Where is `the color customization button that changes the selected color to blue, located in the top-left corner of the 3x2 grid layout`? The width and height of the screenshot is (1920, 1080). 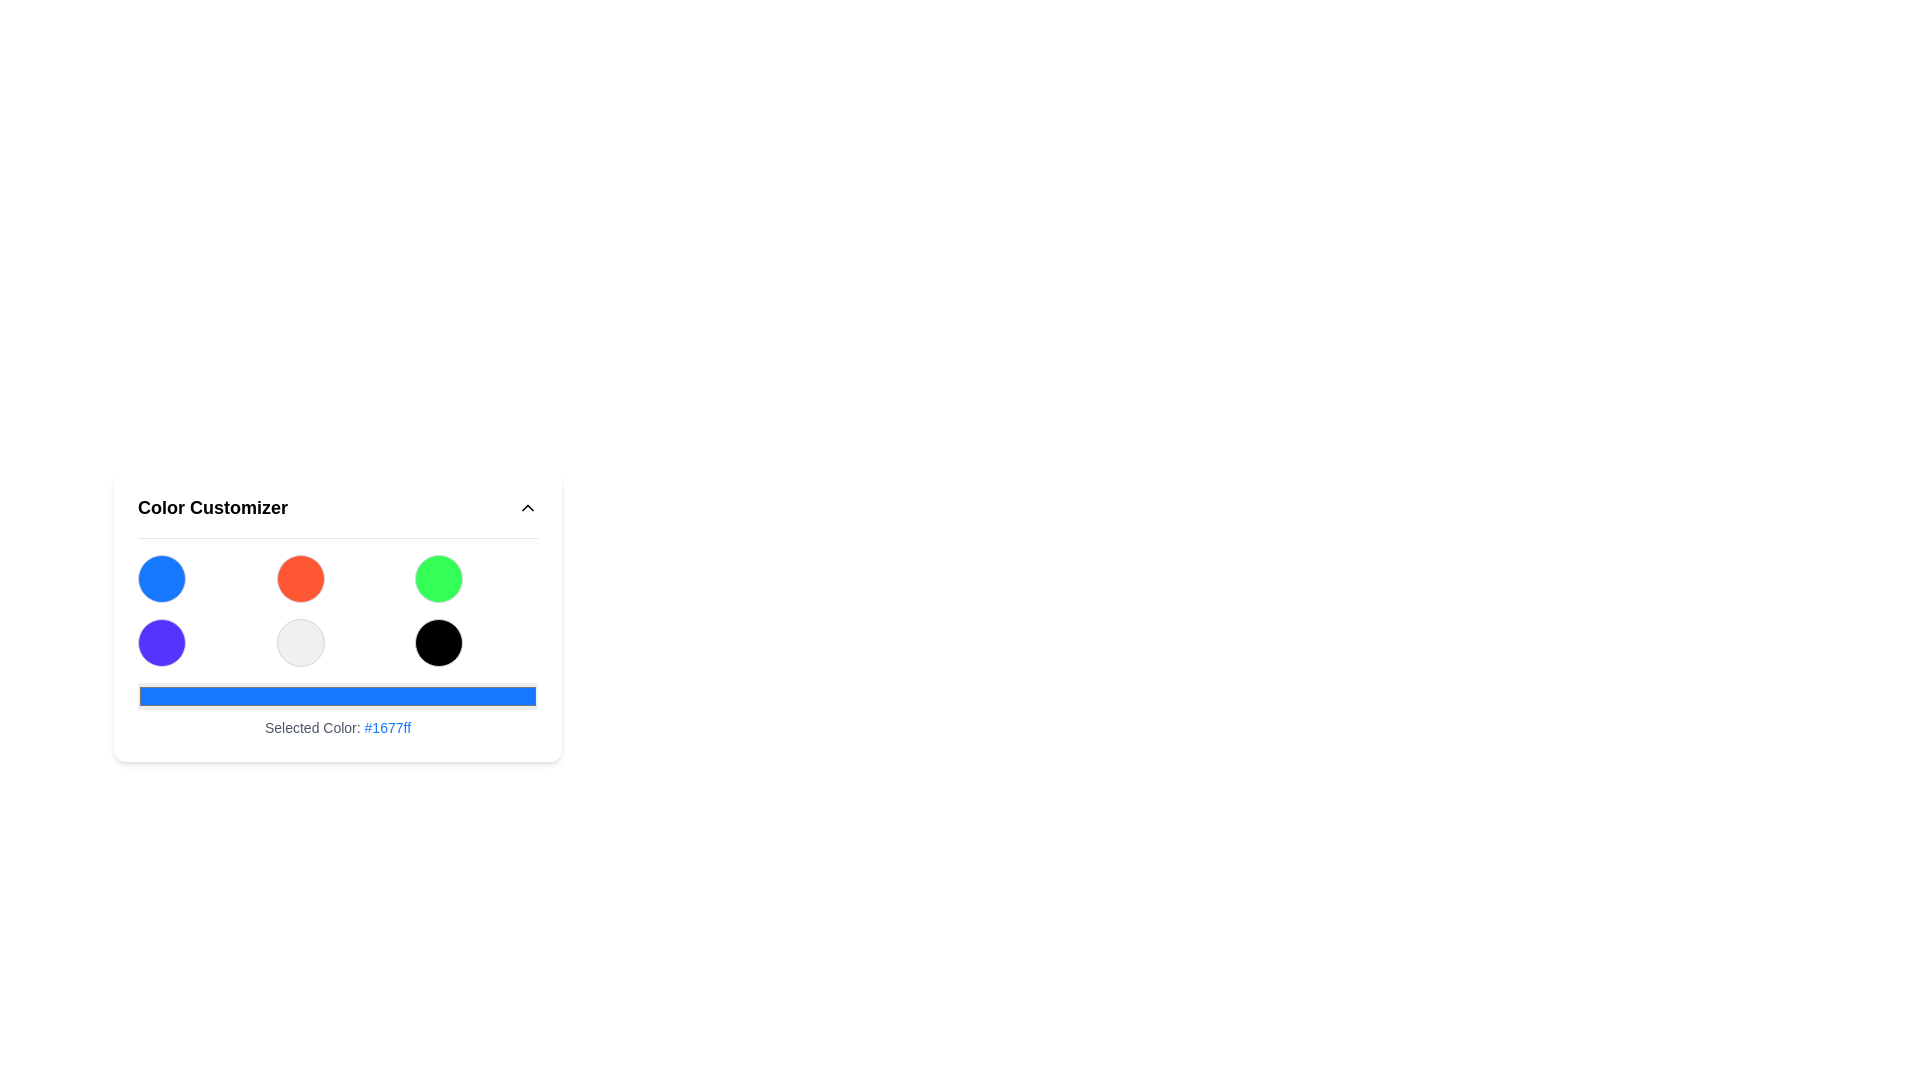 the color customization button that changes the selected color to blue, located in the top-left corner of the 3x2 grid layout is located at coordinates (162, 578).